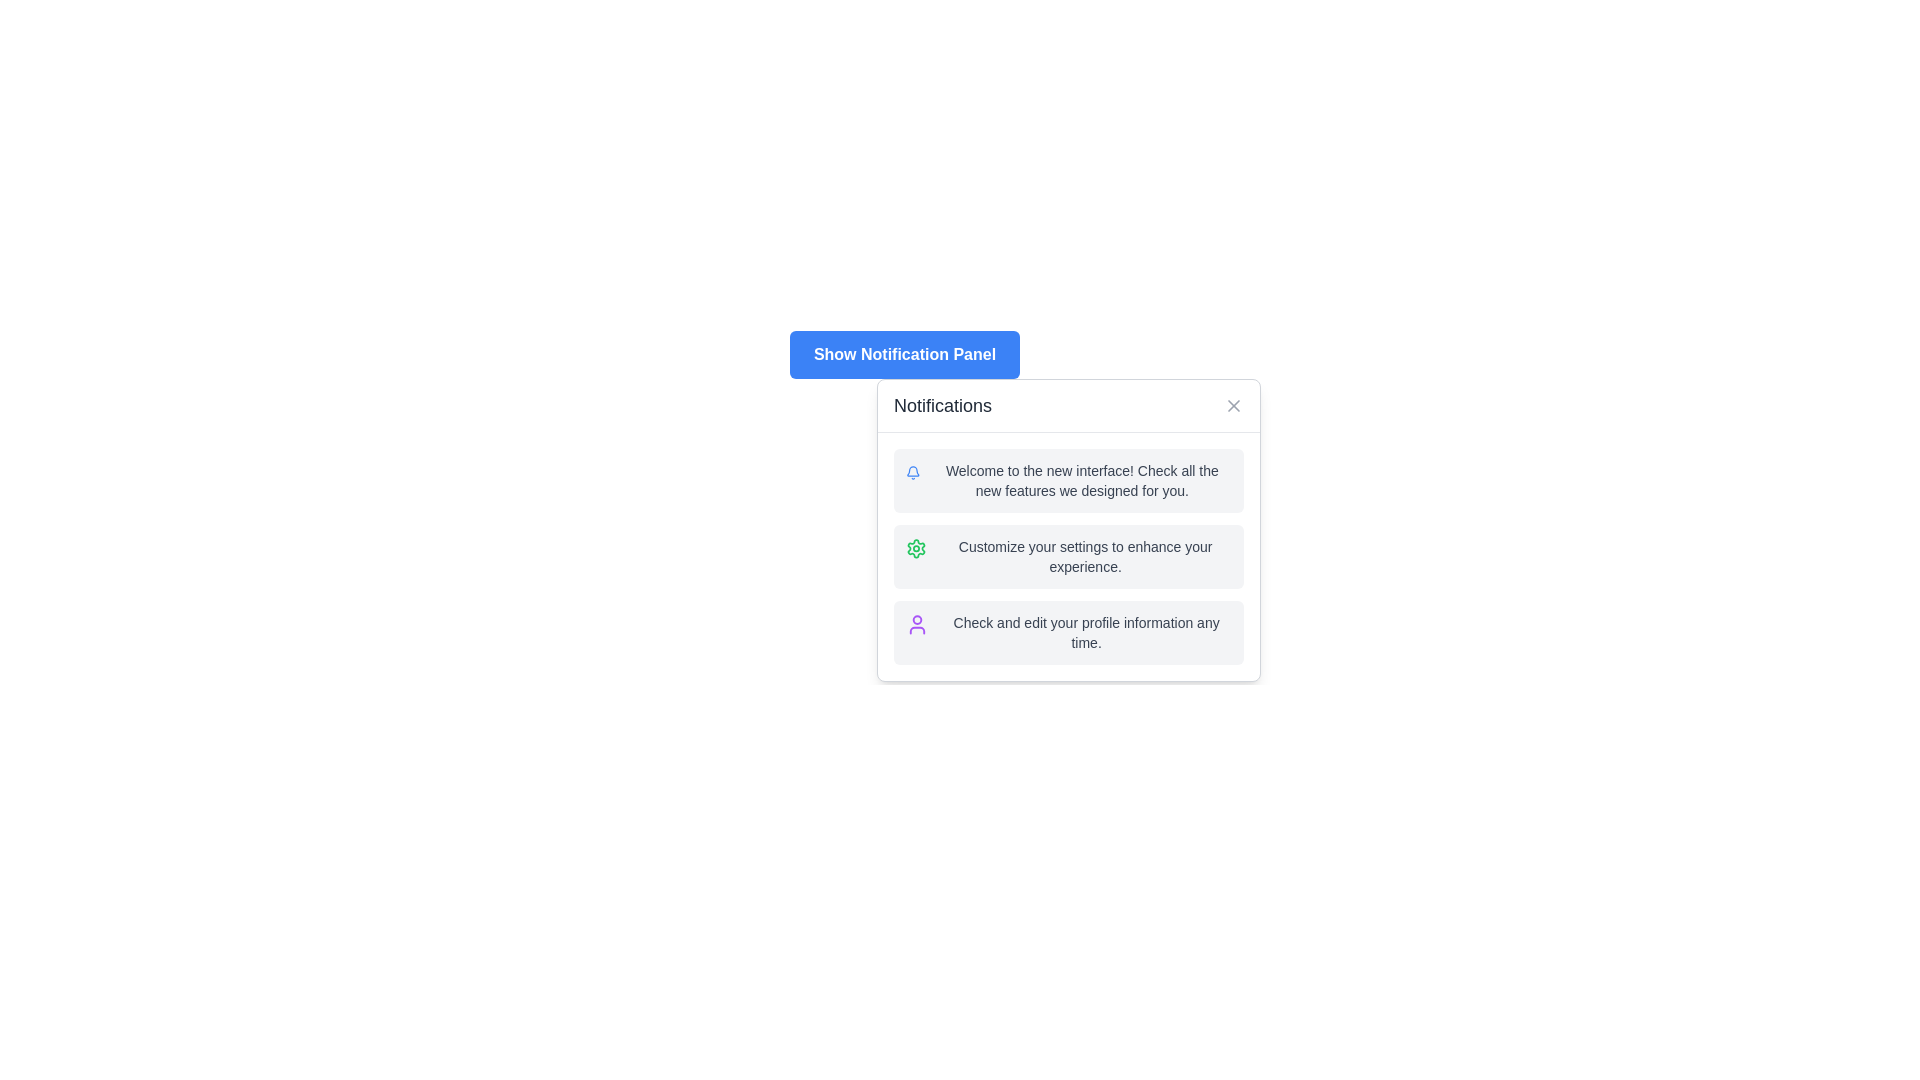 The image size is (1920, 1080). Describe the element at coordinates (1232, 405) in the screenshot. I see `the 'X'-shaped close button icon located in the top-right corner of the notification card` at that location.